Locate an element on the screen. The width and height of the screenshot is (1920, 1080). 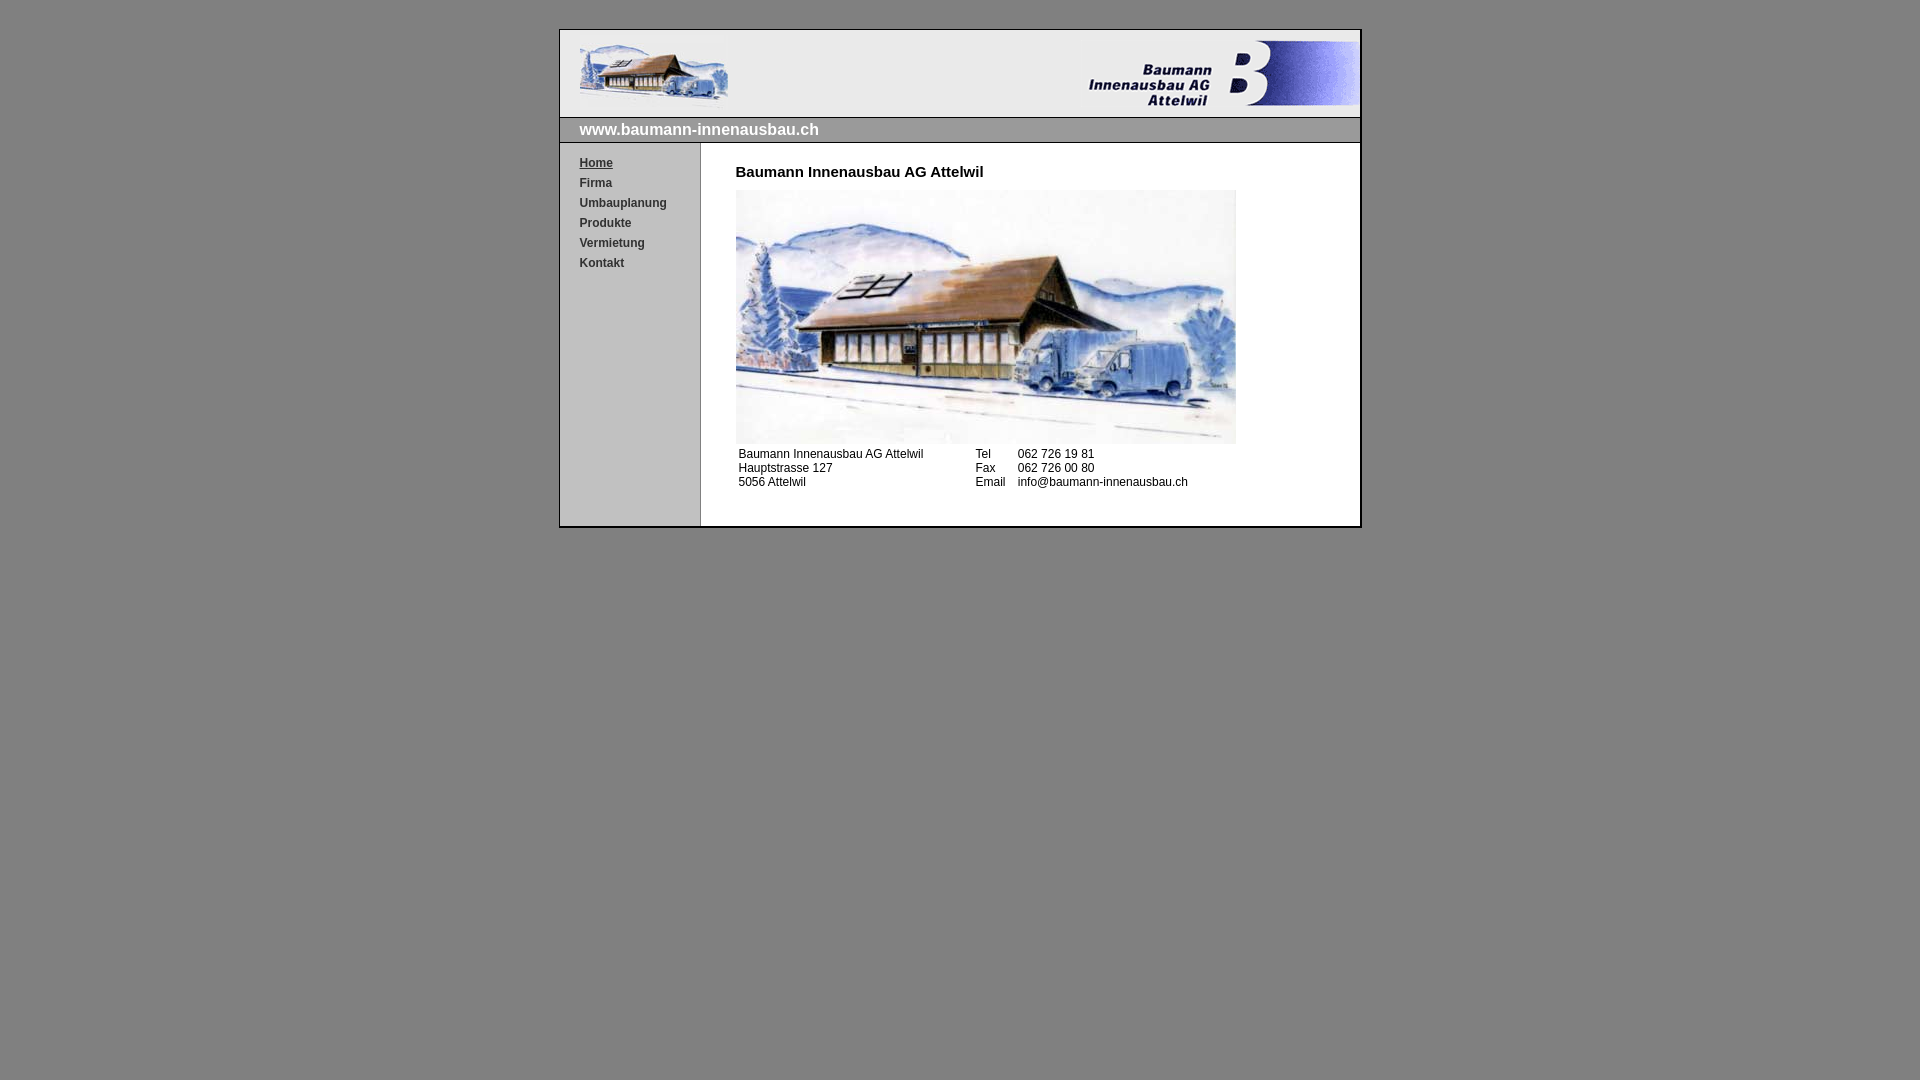
'info@baumann-innenausbau.ch' is located at coordinates (1102, 482).